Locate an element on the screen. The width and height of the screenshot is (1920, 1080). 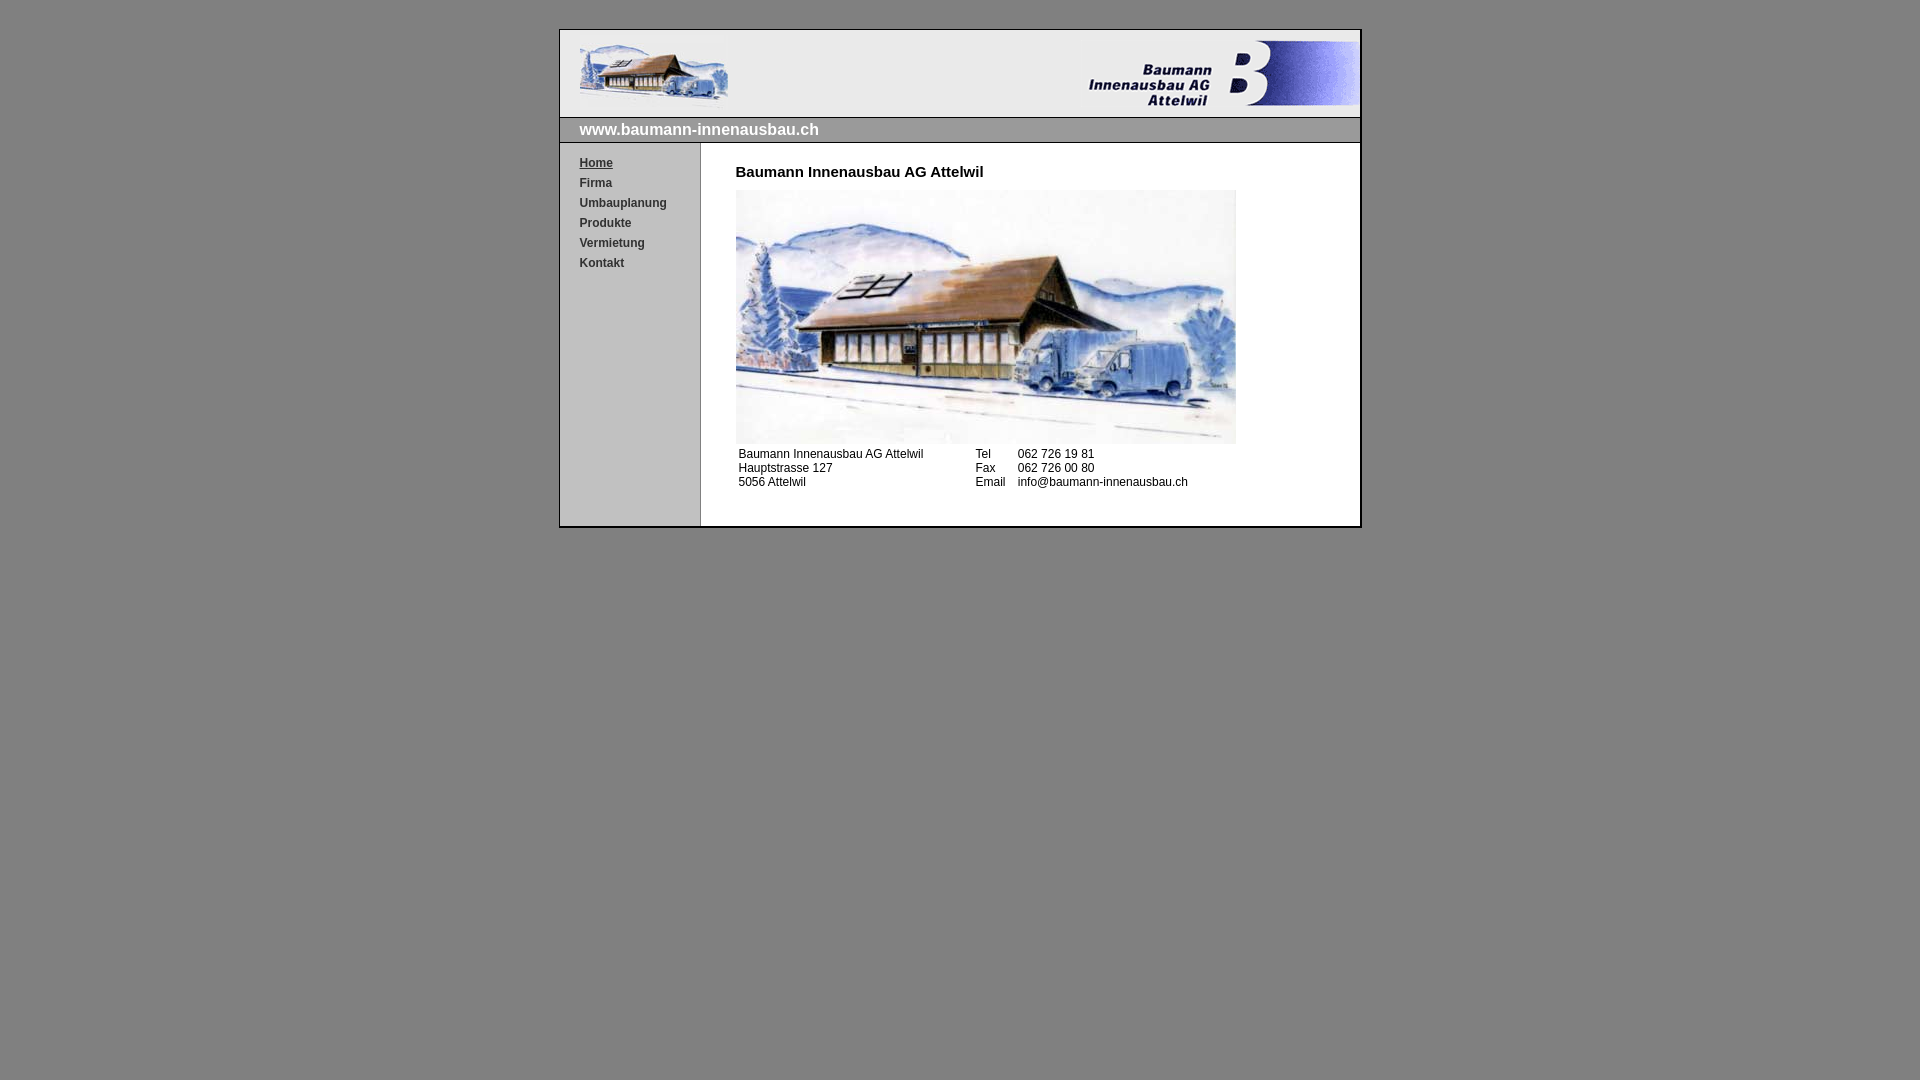
'info@baumann-innenausbau.ch' is located at coordinates (1102, 482).